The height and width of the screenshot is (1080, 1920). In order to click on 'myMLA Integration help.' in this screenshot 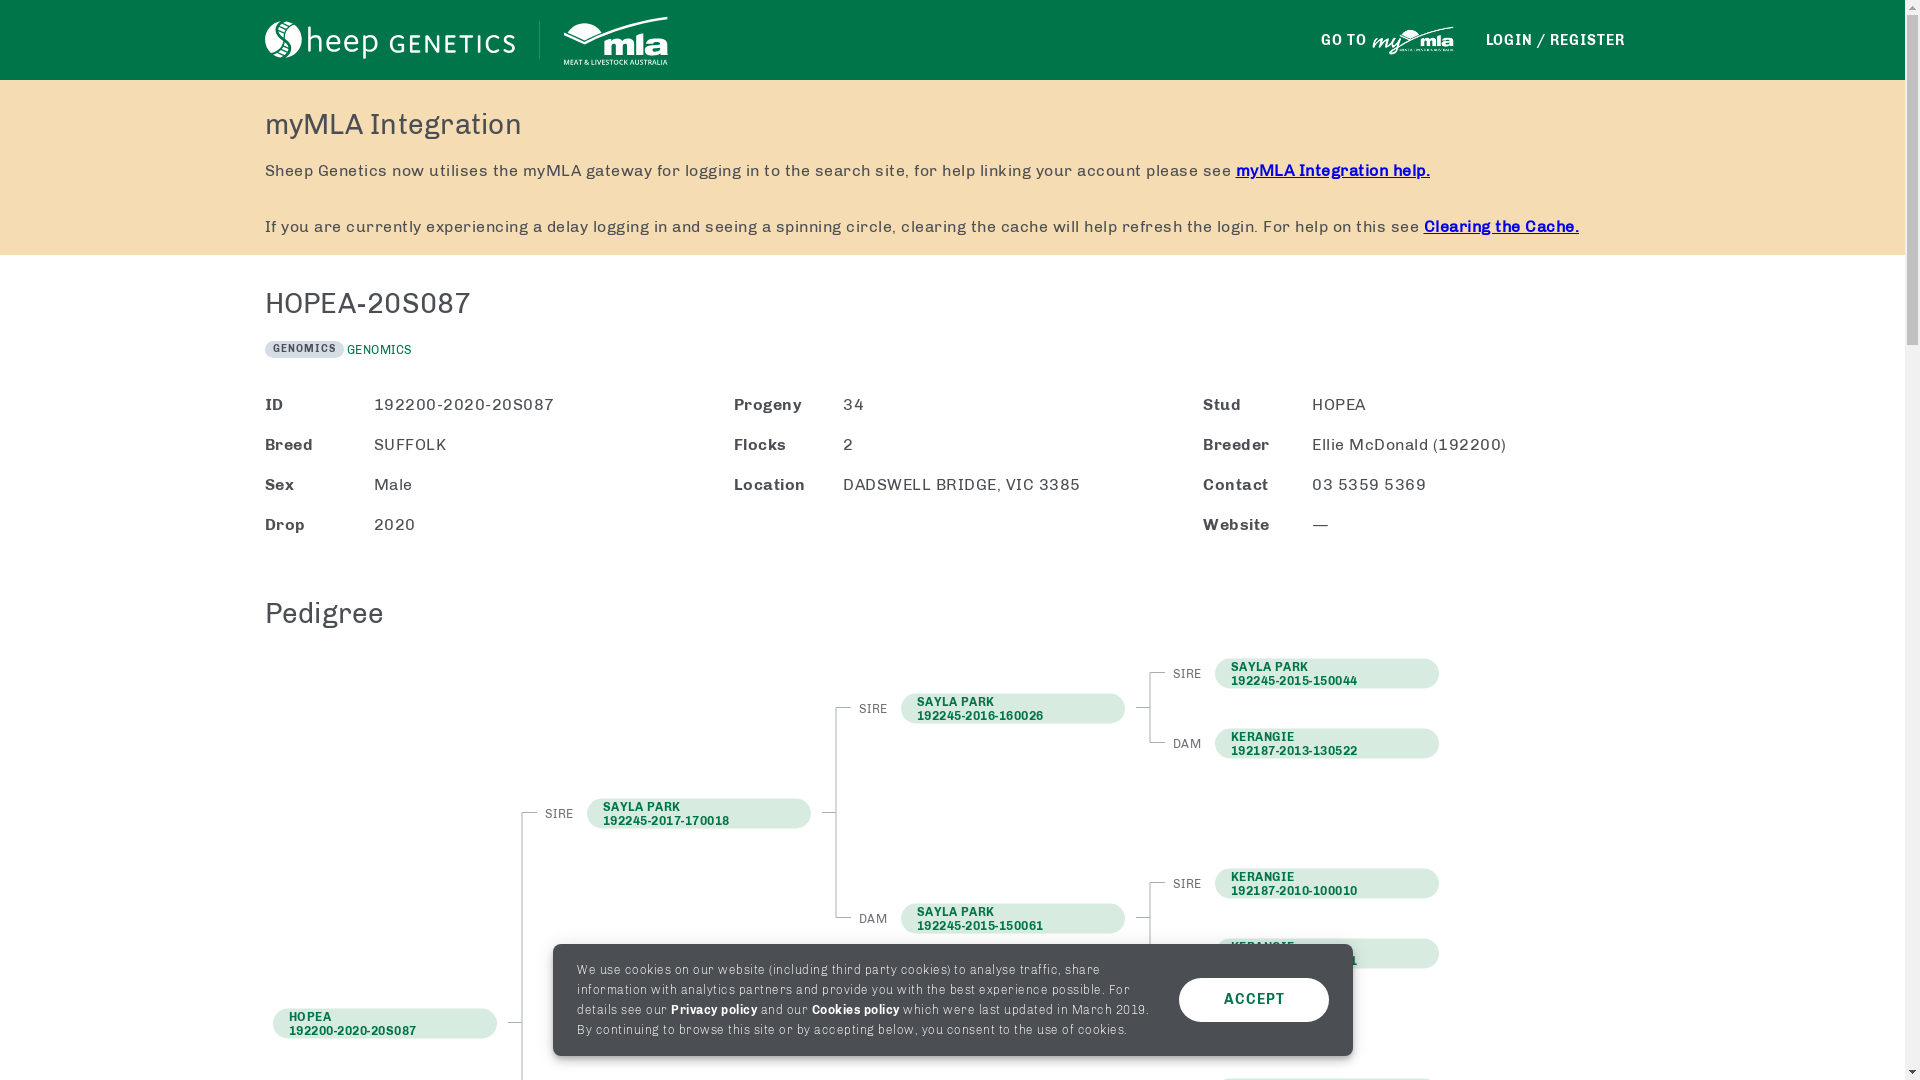, I will do `click(1333, 168)`.